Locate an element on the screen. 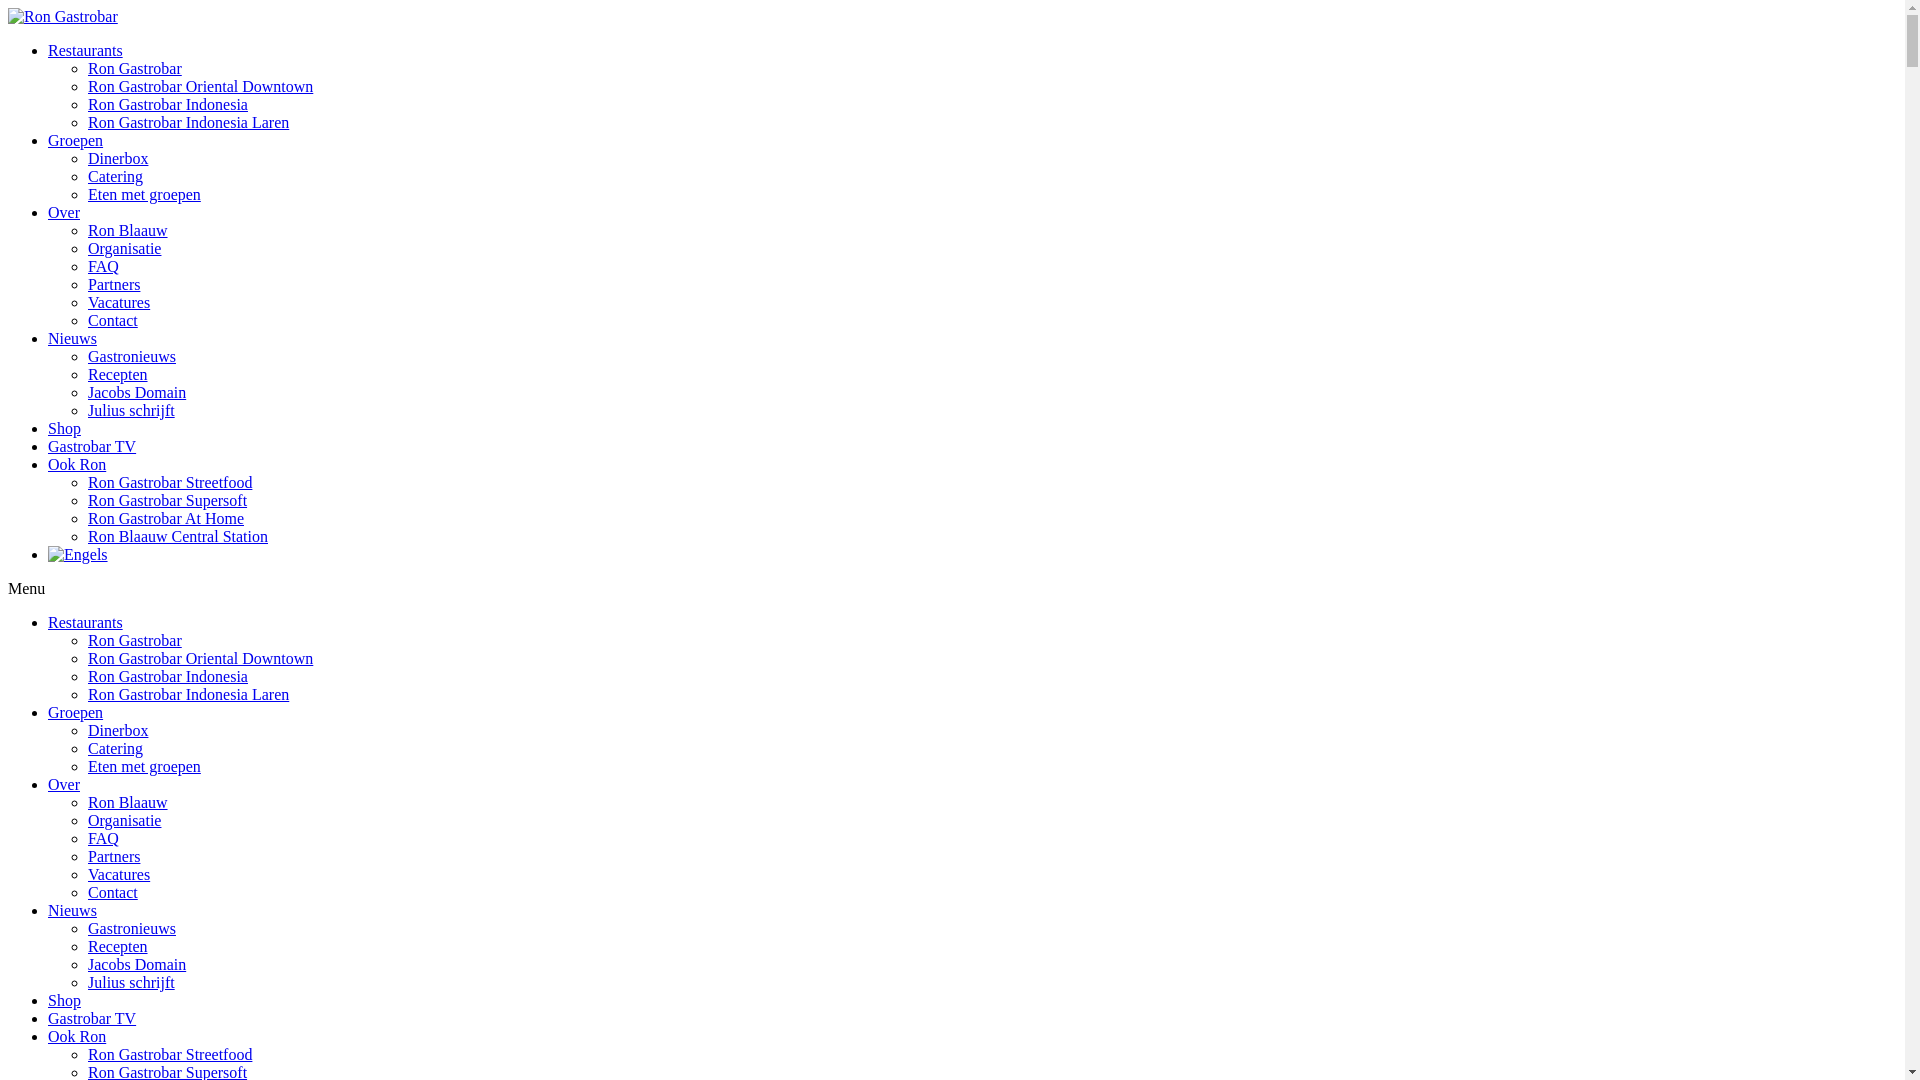 This screenshot has width=1920, height=1080. 'Gastronieuws' is located at coordinates (130, 928).